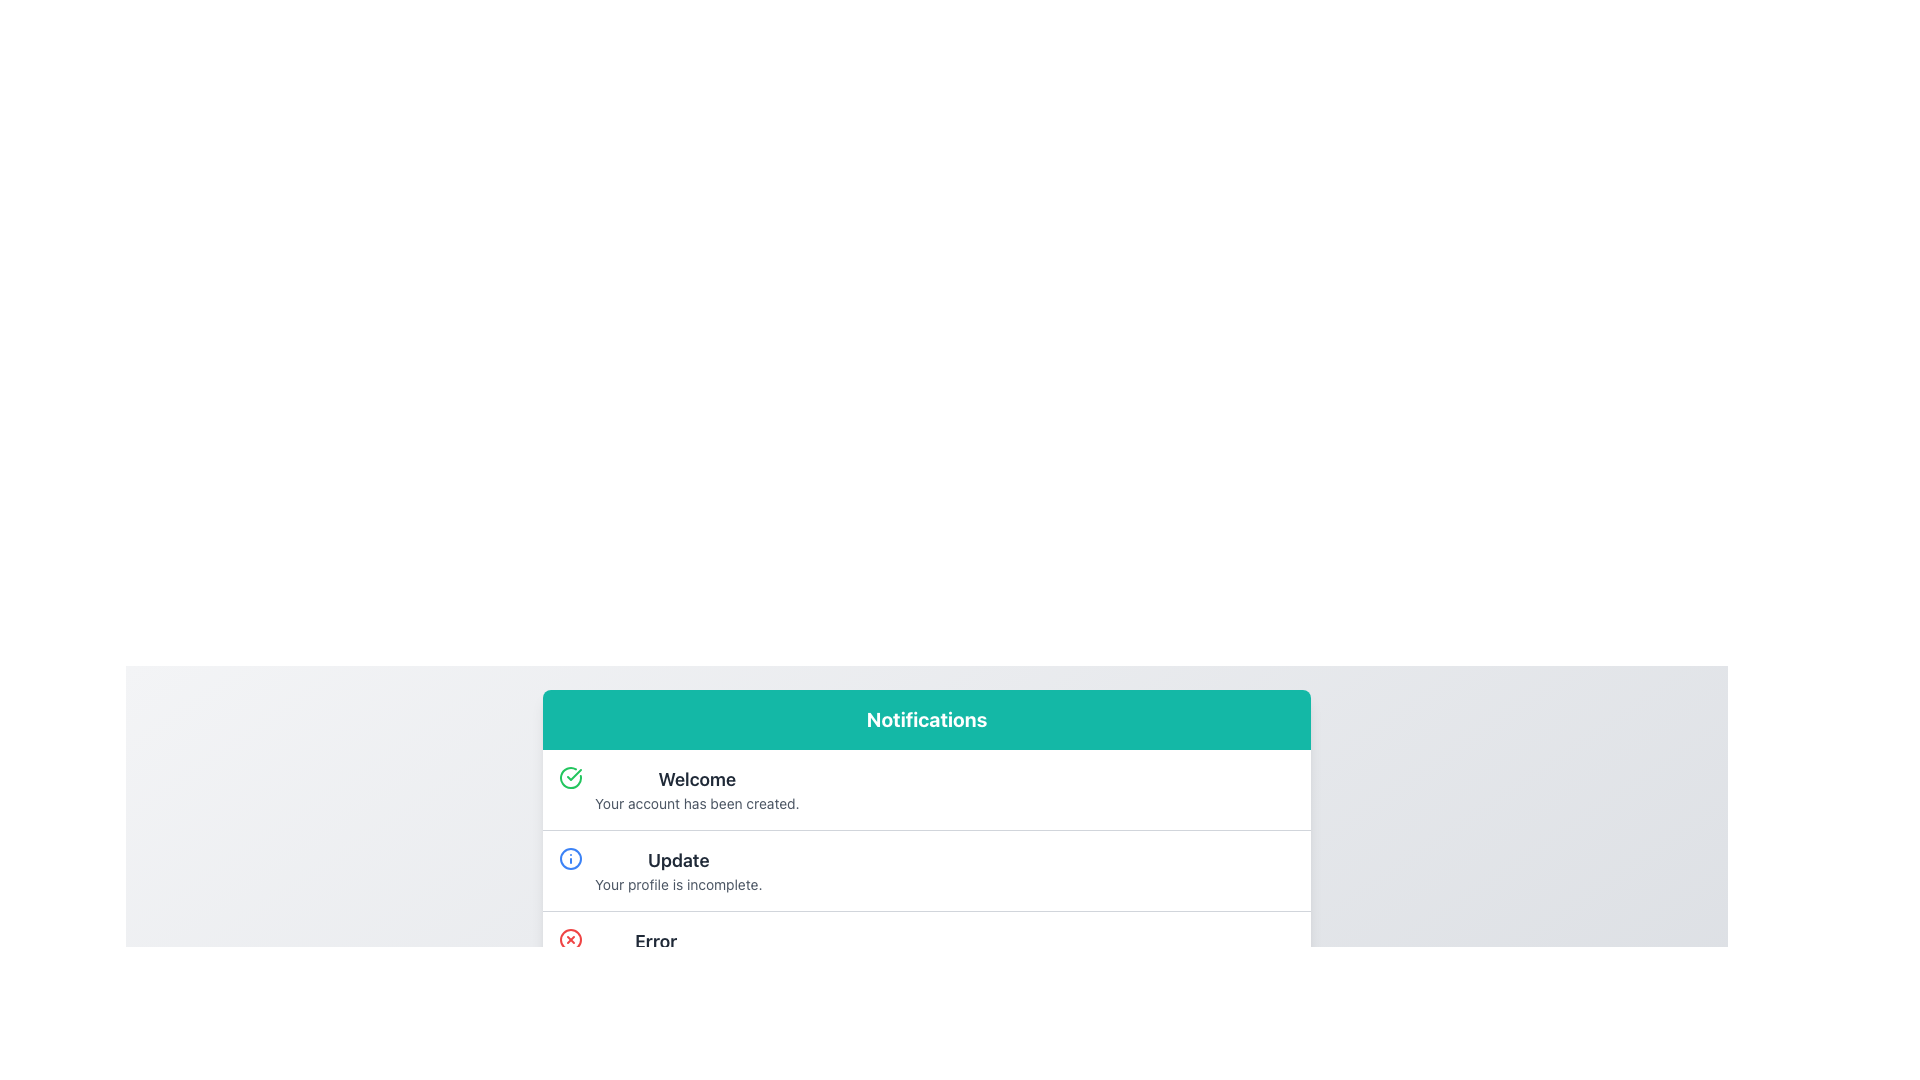  I want to click on the error notification icon located to the left of the text 'Error' in the third row of the notifications list within the 'Notifications' card UI module, so click(570, 940).